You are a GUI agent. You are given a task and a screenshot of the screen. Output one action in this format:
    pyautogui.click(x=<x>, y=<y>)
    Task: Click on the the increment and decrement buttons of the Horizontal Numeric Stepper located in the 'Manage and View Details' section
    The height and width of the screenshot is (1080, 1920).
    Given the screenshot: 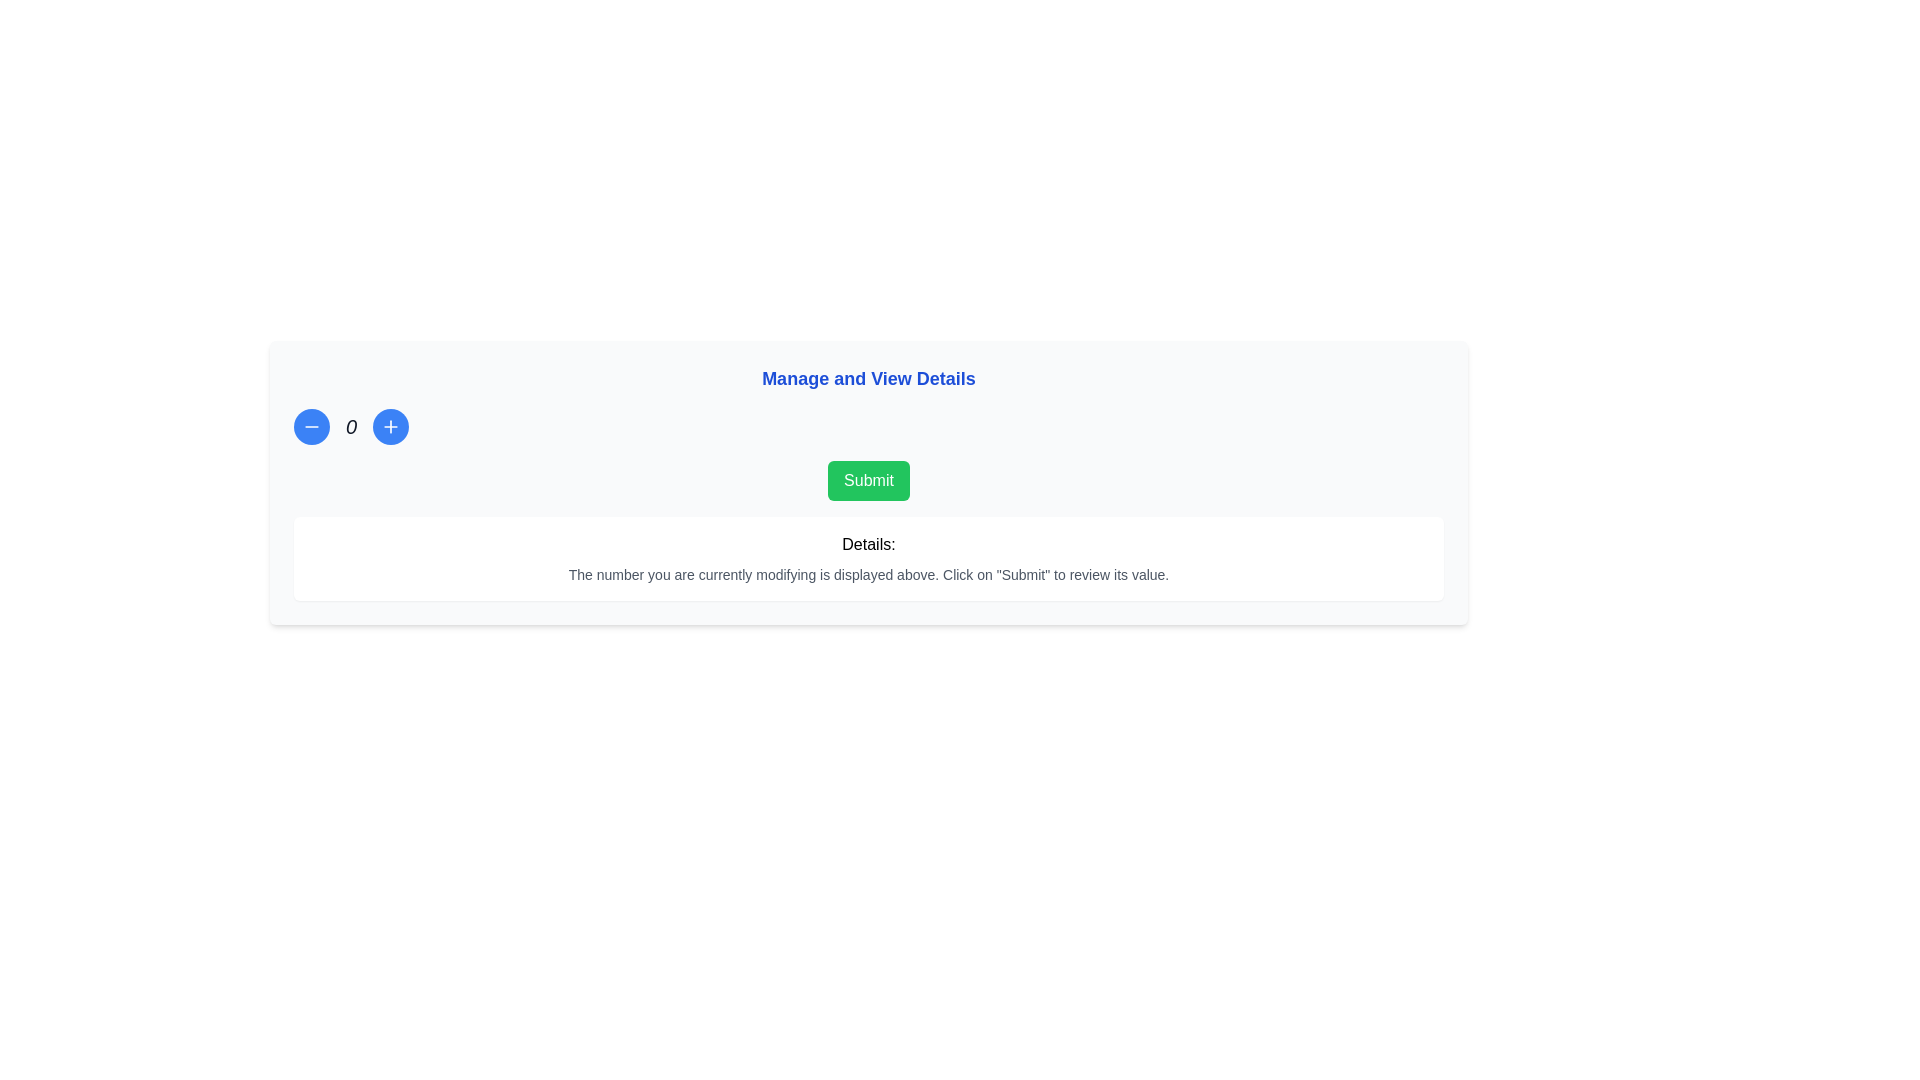 What is the action you would take?
    pyautogui.click(x=868, y=426)
    